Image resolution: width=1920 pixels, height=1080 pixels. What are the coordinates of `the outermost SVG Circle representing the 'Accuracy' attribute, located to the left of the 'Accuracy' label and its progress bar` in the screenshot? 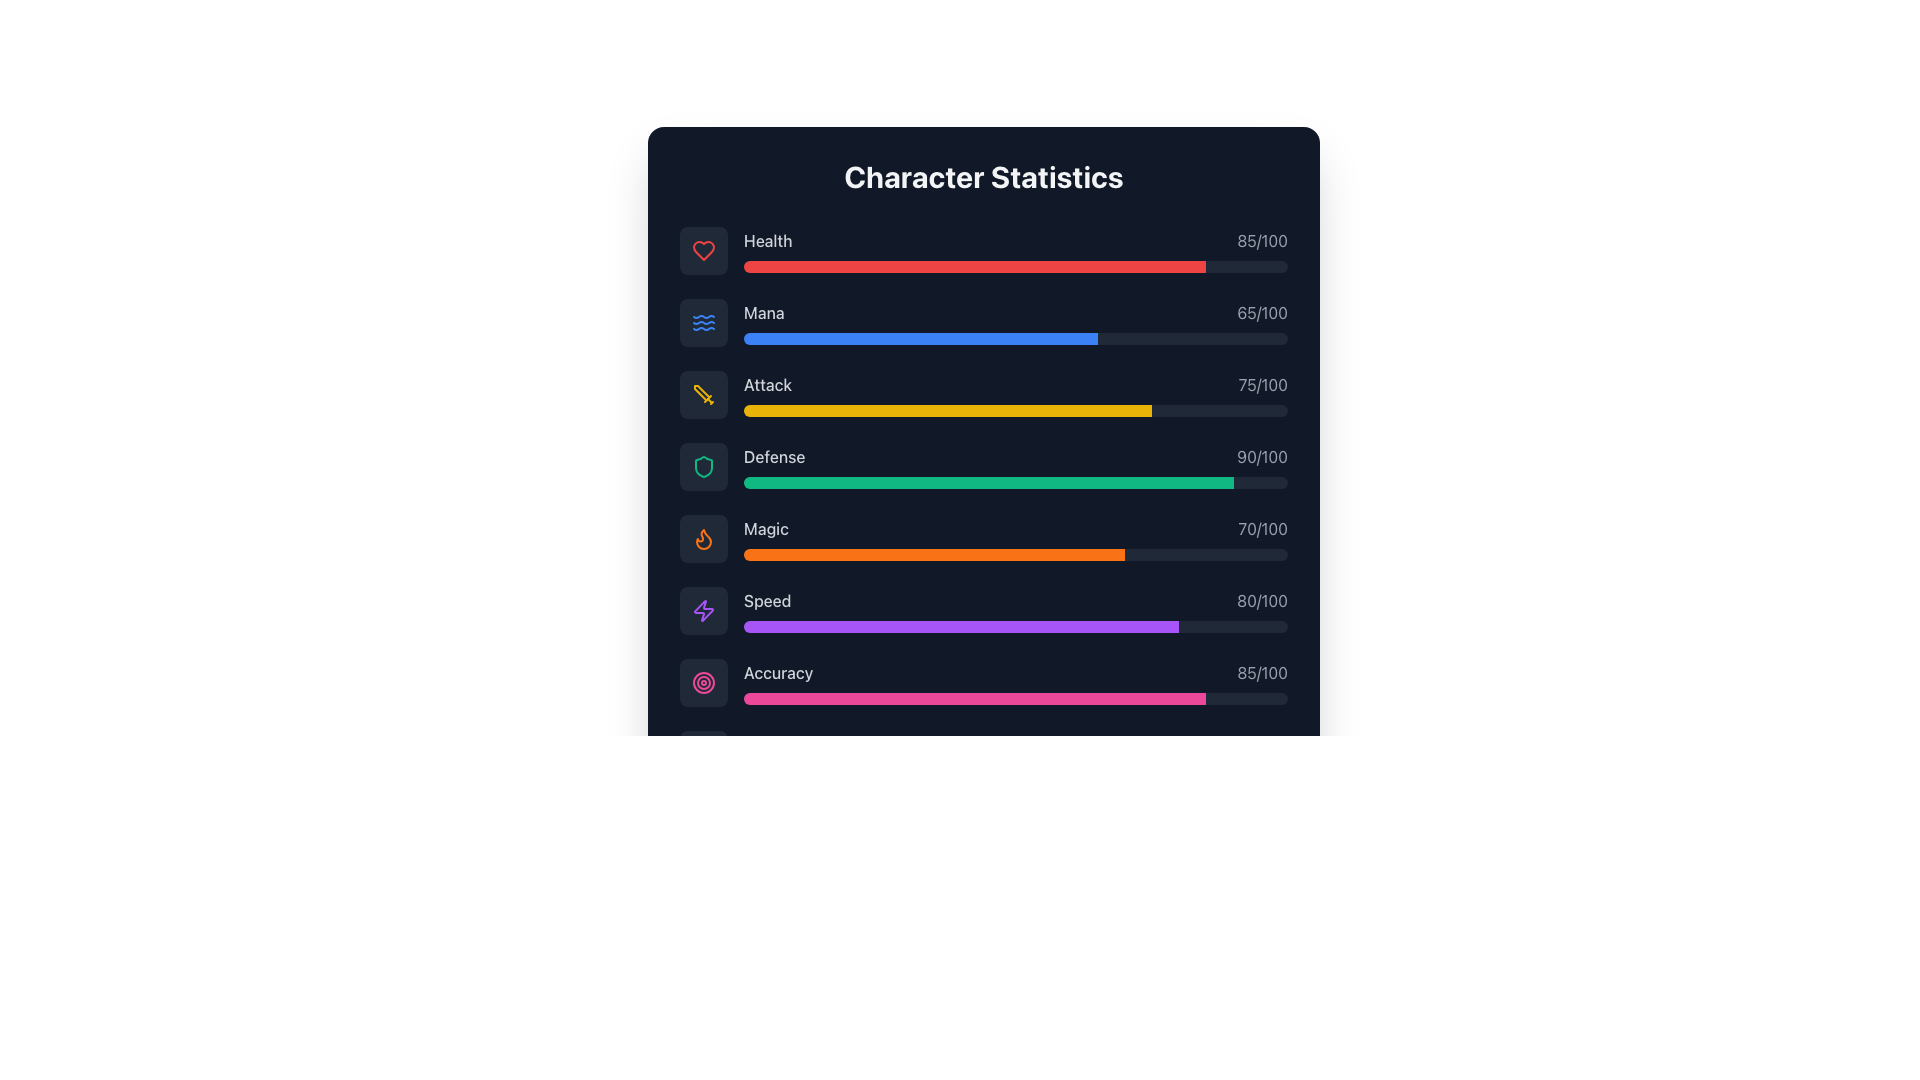 It's located at (704, 681).